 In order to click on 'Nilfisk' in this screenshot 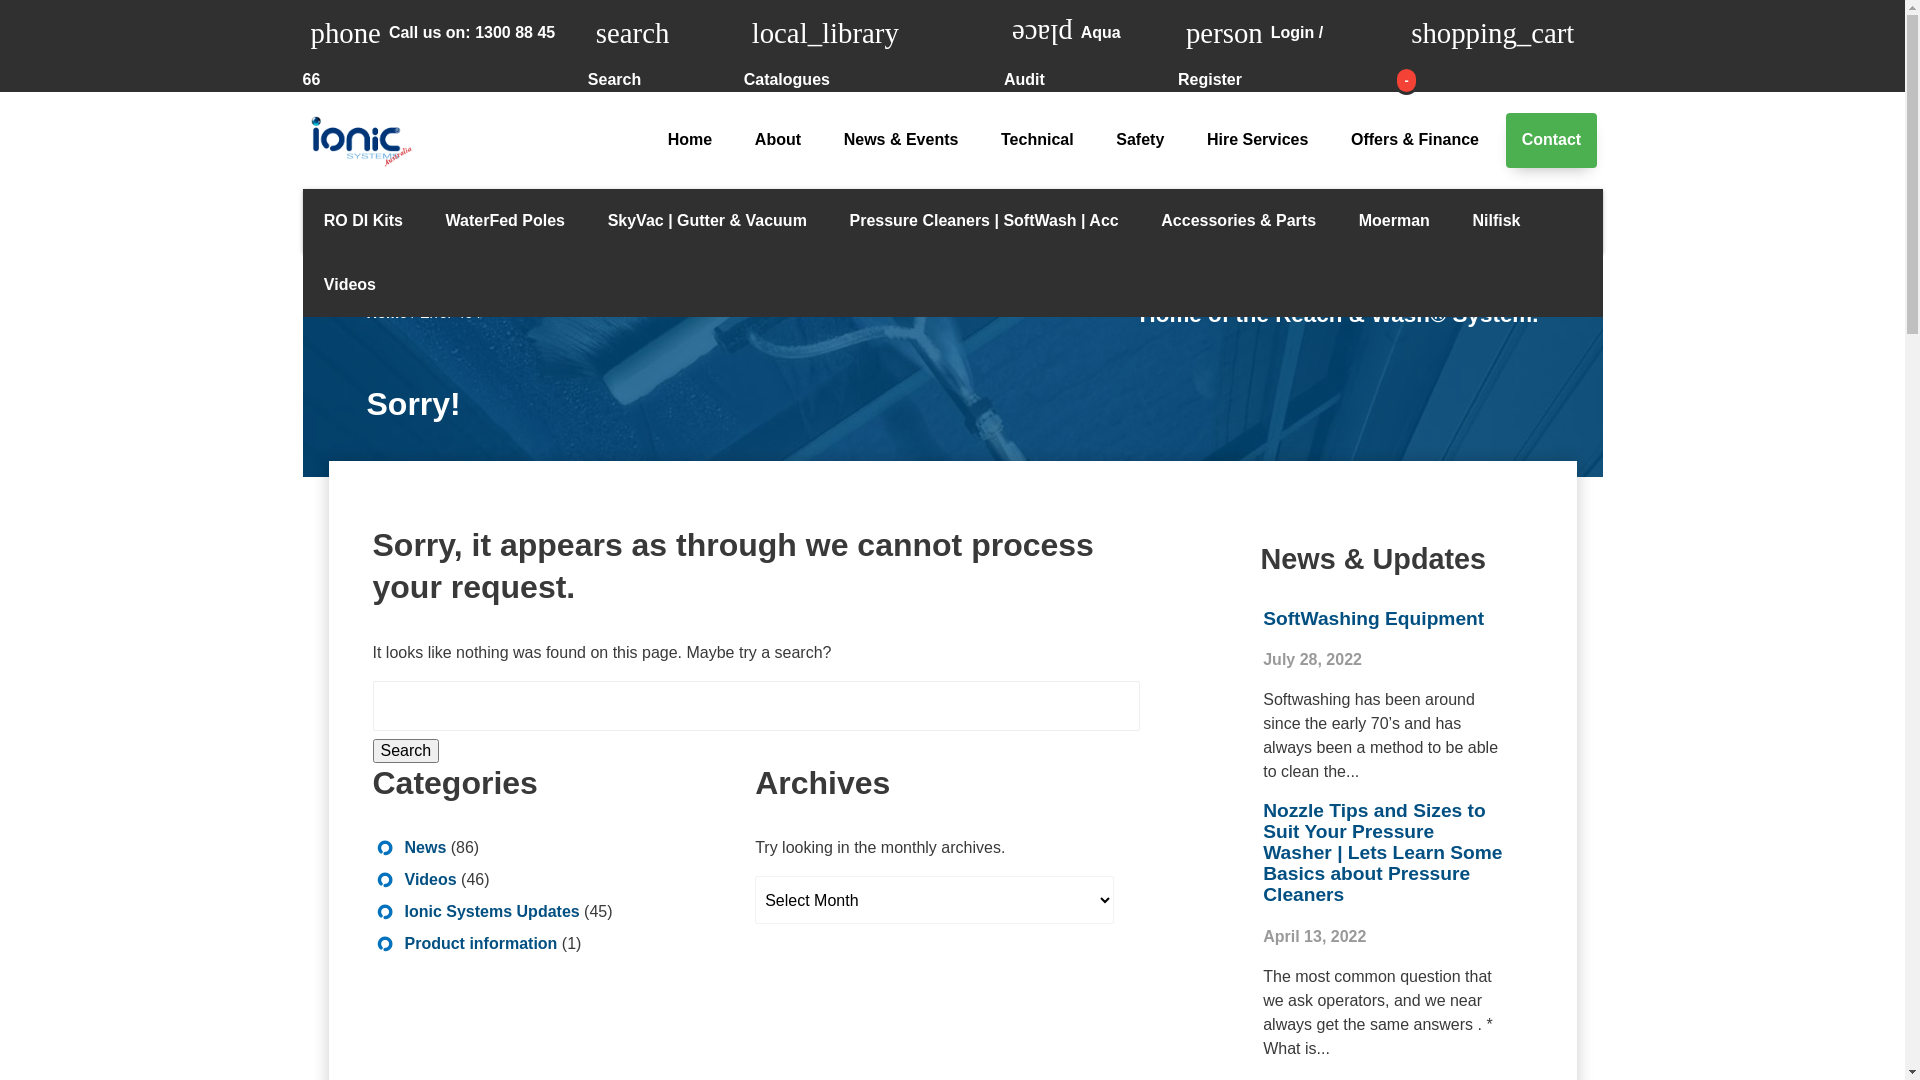, I will do `click(1496, 220)`.